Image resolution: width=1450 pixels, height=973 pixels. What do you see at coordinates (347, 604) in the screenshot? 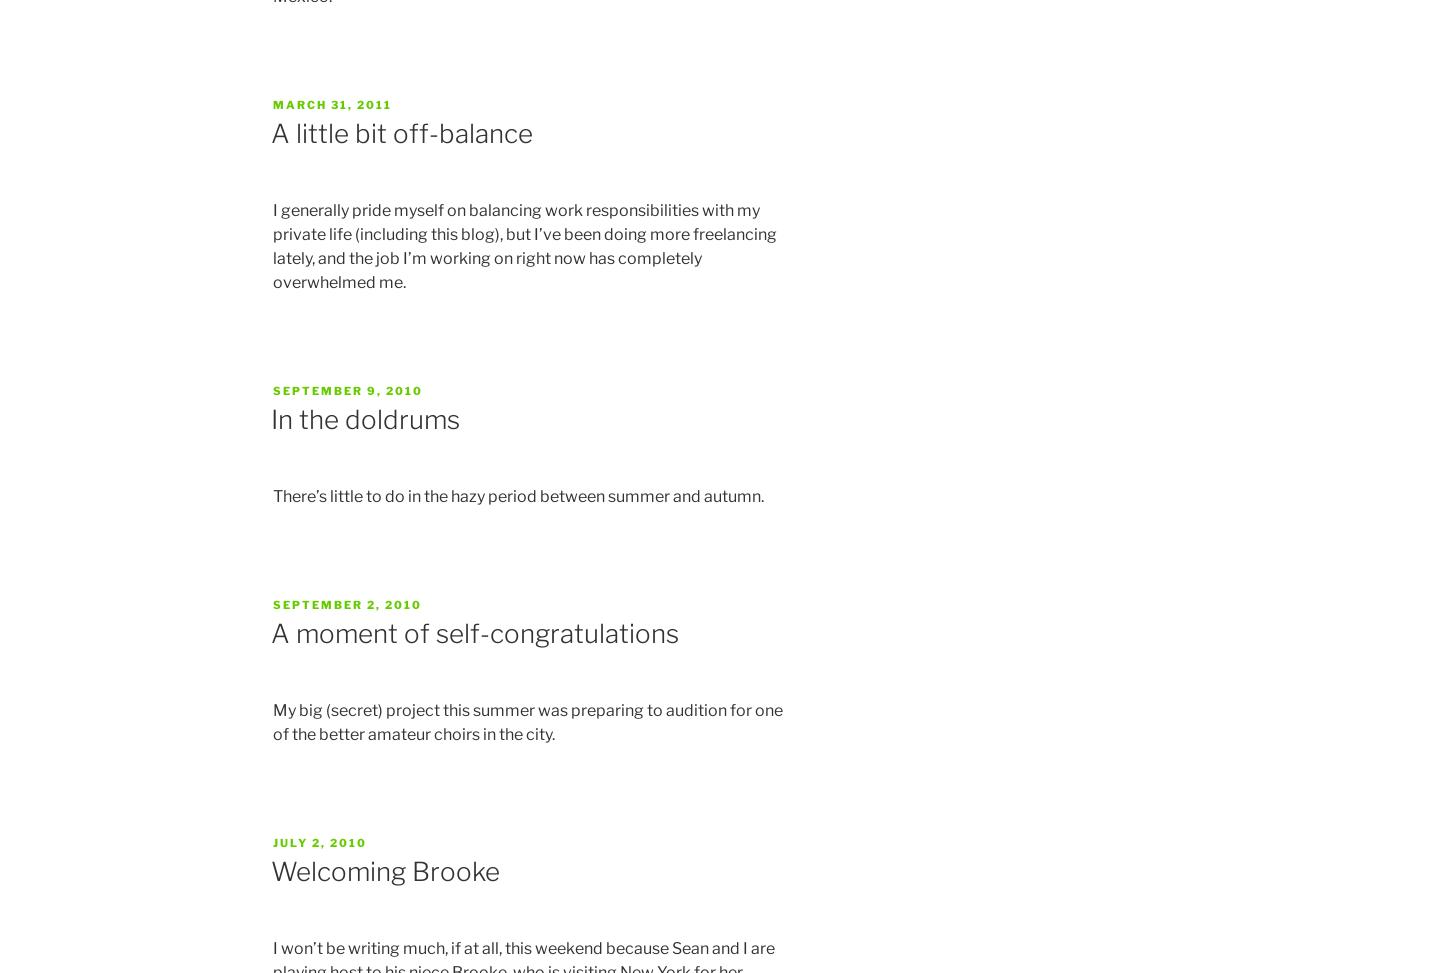
I see `'September 2, 2010'` at bounding box center [347, 604].